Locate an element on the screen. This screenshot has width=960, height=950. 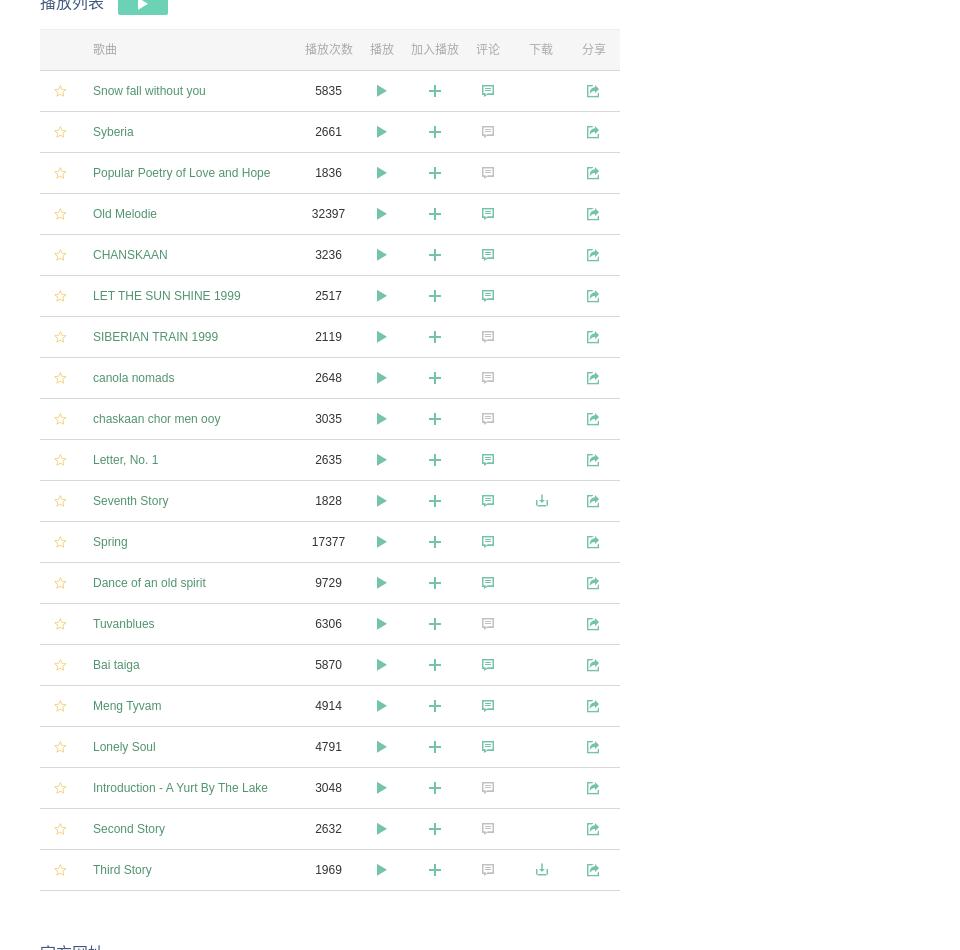
'9729' is located at coordinates (328, 581).